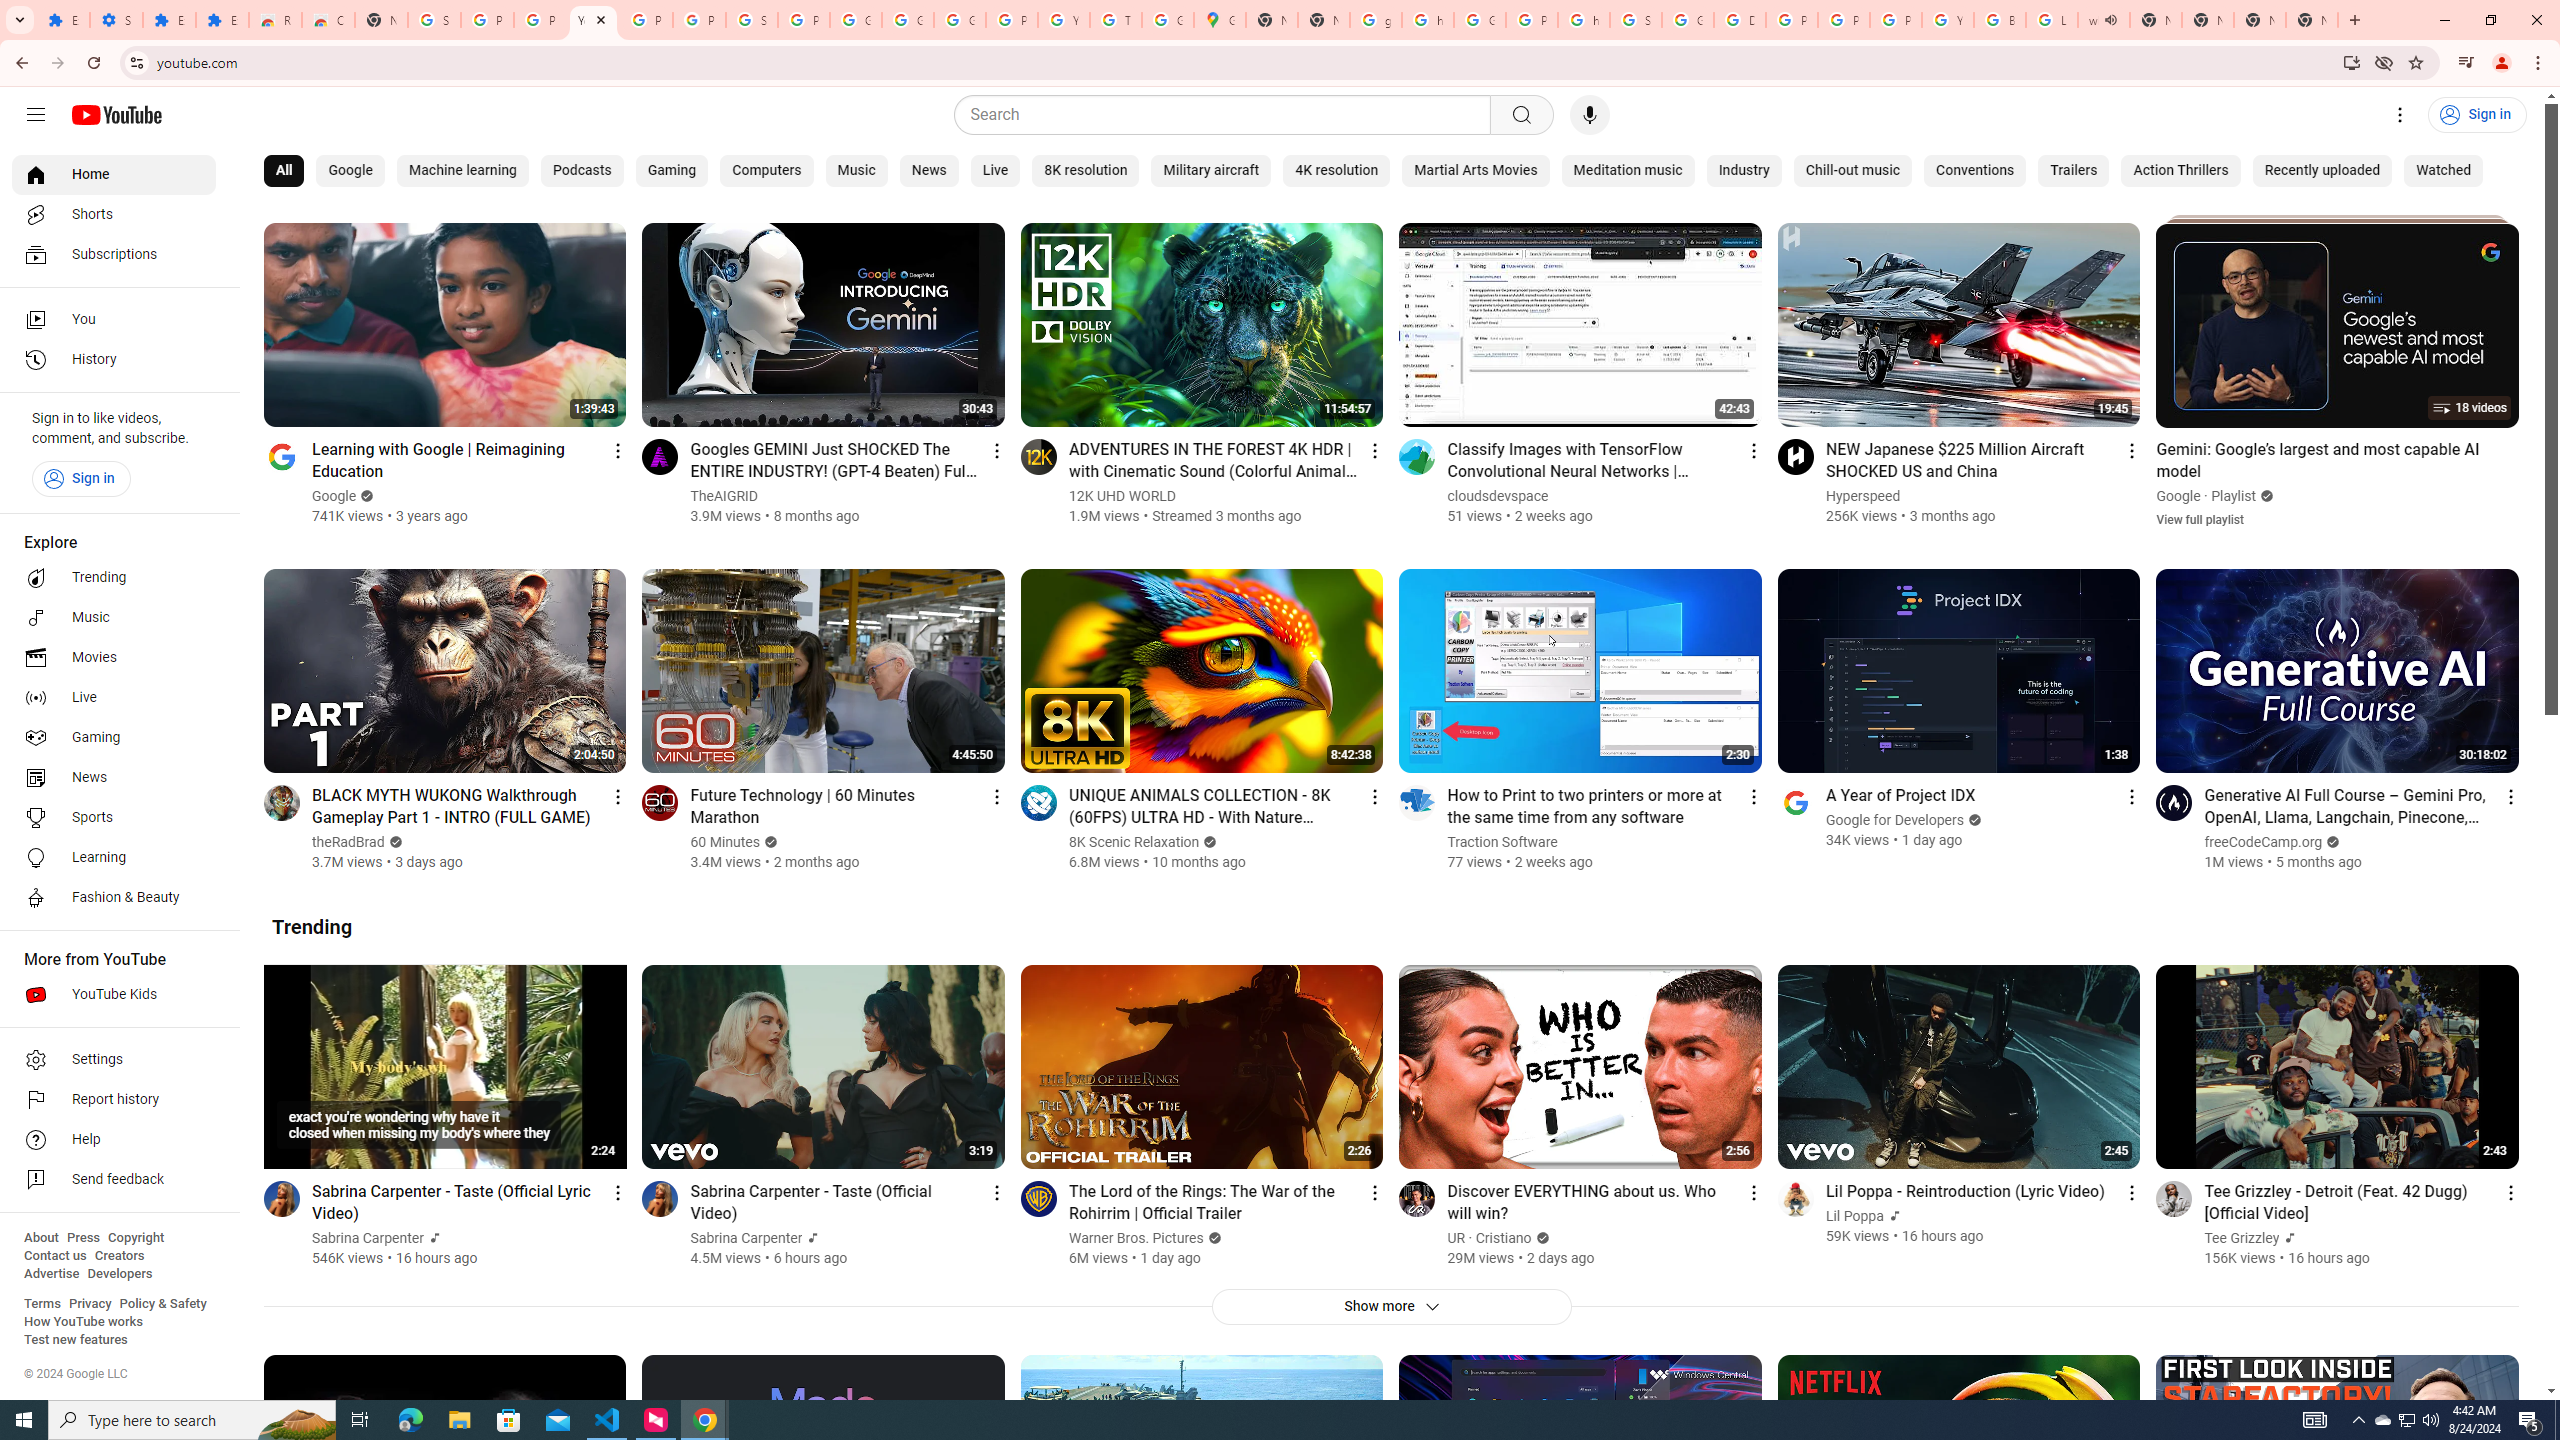  What do you see at coordinates (113, 1179) in the screenshot?
I see `'Send feedback'` at bounding box center [113, 1179].